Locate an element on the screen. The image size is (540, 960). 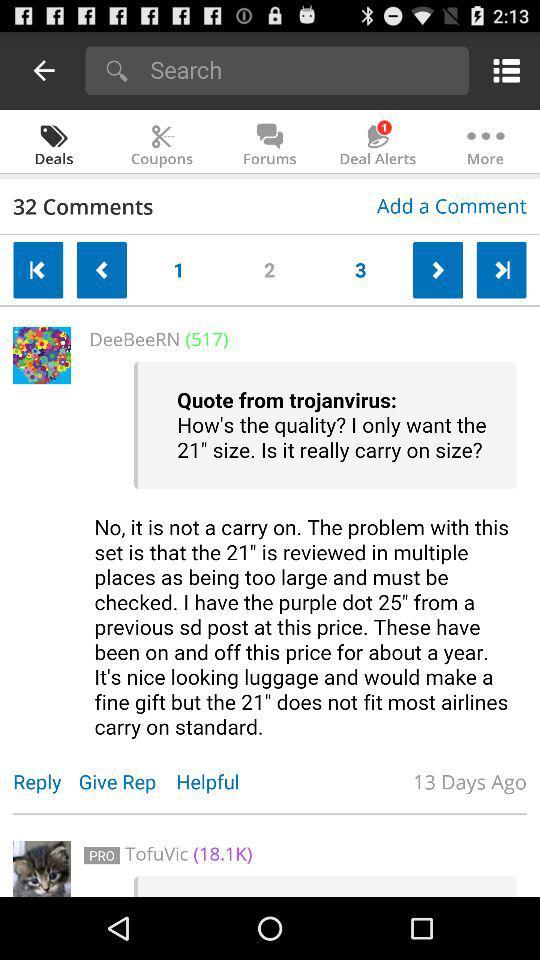
icon next to 13 days ago is located at coordinates (217, 781).